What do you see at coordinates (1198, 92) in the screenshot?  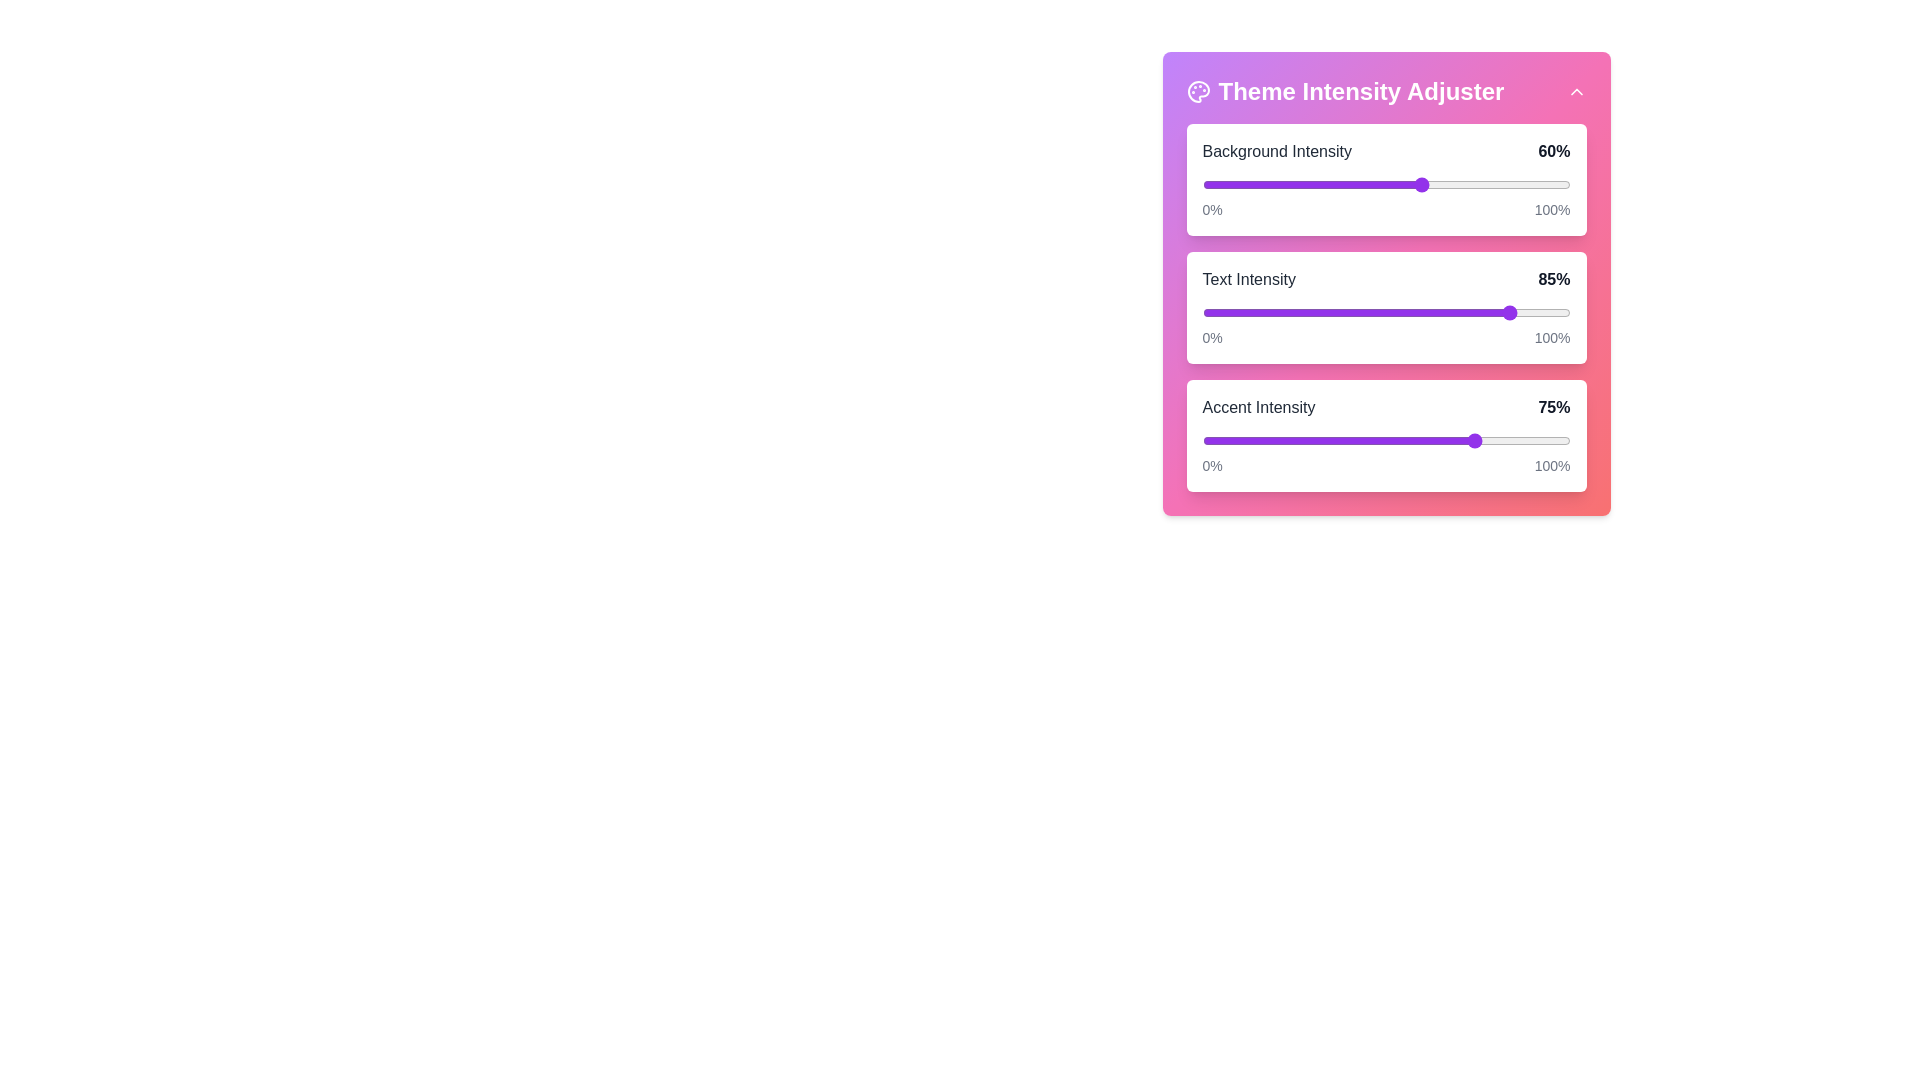 I see `the icon located to the left of the 'Theme Intensity Adjuster' heading, which suggests a tool for theme or color adjustments` at bounding box center [1198, 92].